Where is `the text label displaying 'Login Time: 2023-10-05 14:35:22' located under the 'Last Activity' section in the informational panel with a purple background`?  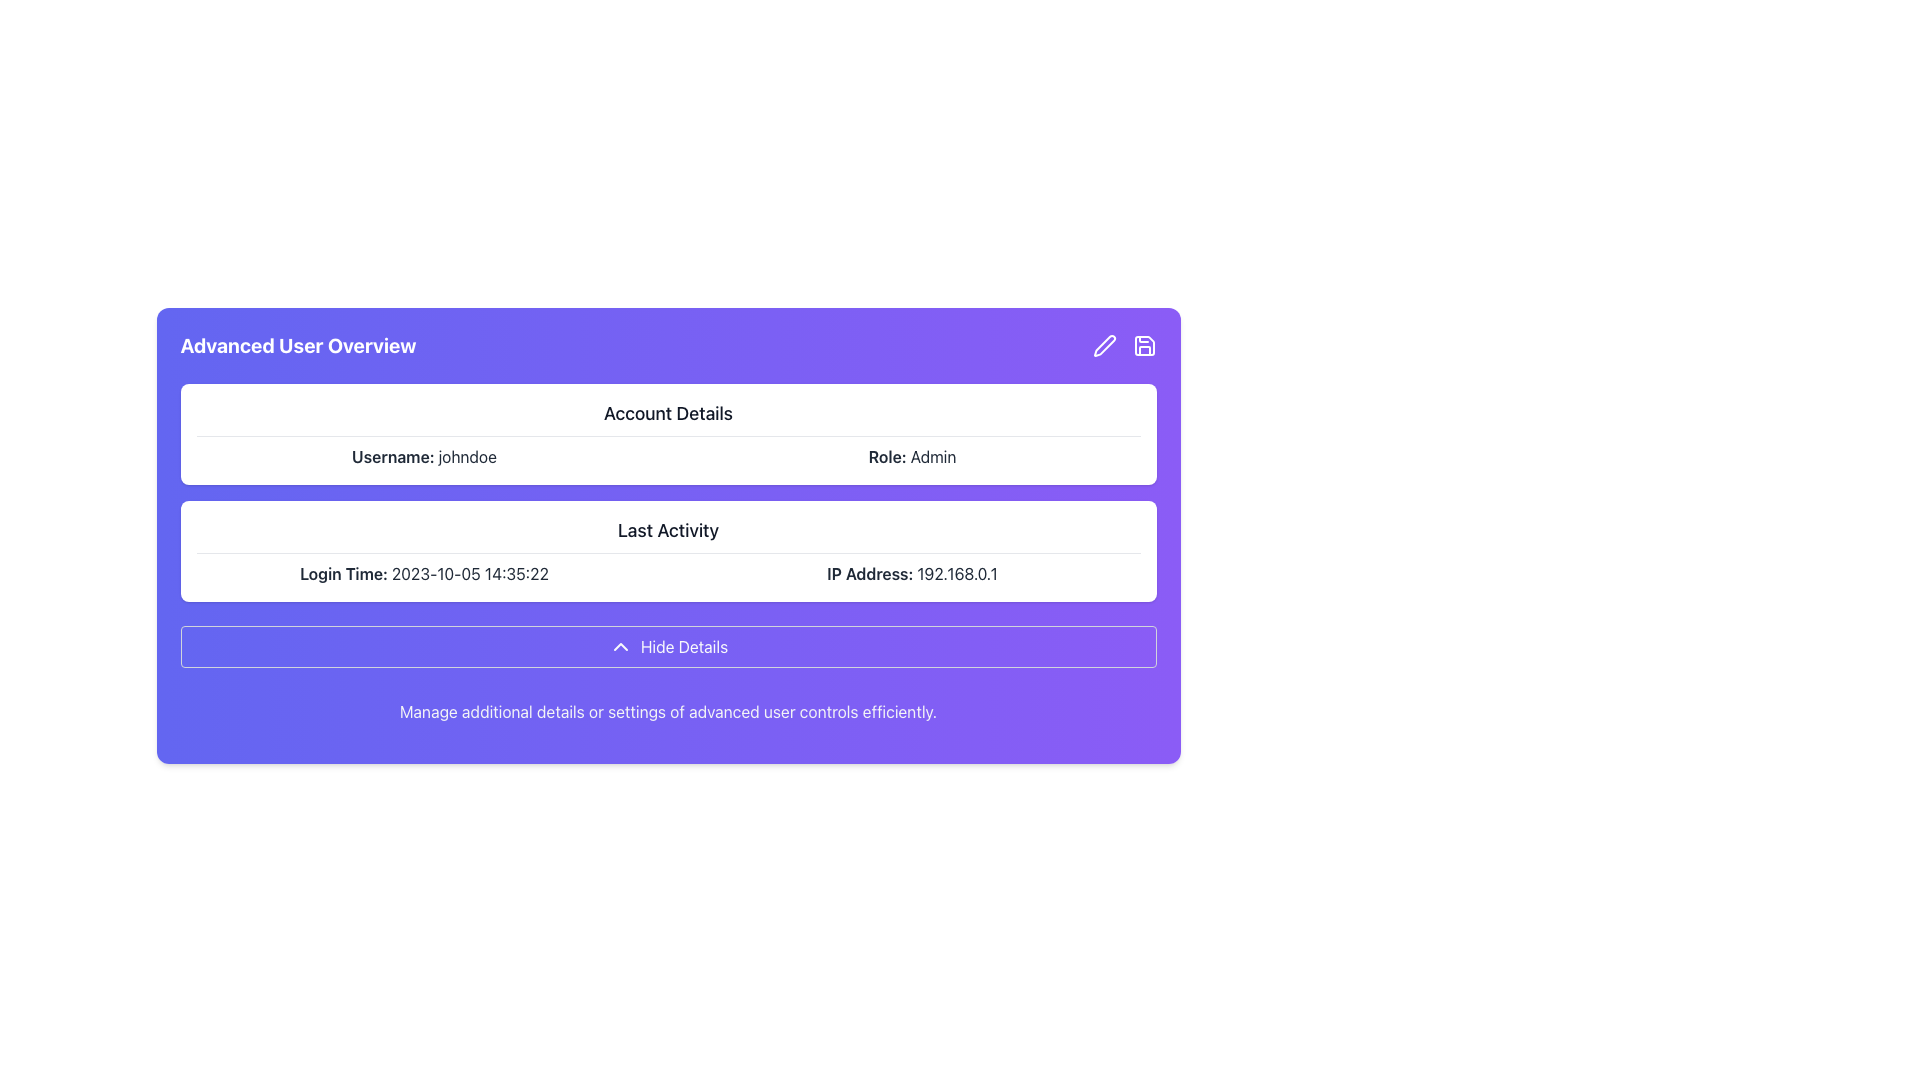 the text label displaying 'Login Time: 2023-10-05 14:35:22' located under the 'Last Activity' section in the informational panel with a purple background is located at coordinates (423, 574).